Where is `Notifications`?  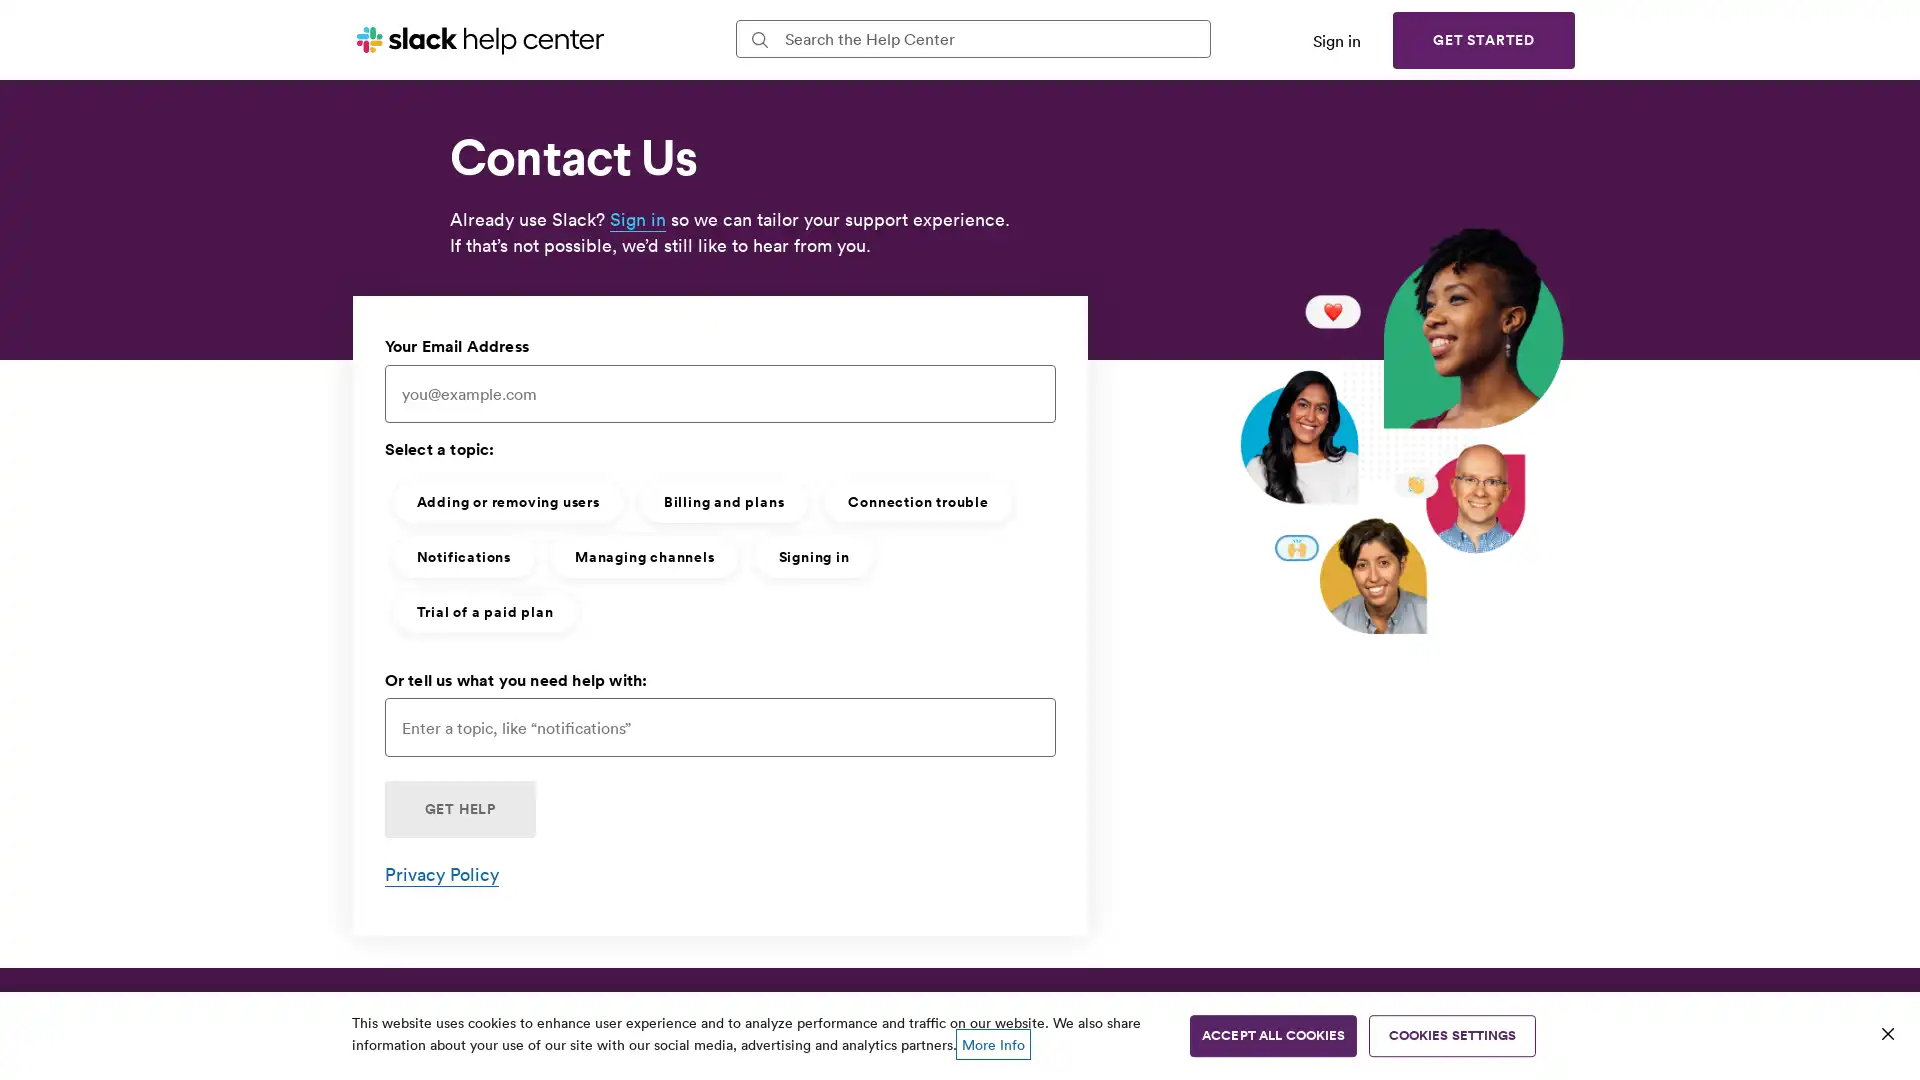 Notifications is located at coordinates (461, 555).